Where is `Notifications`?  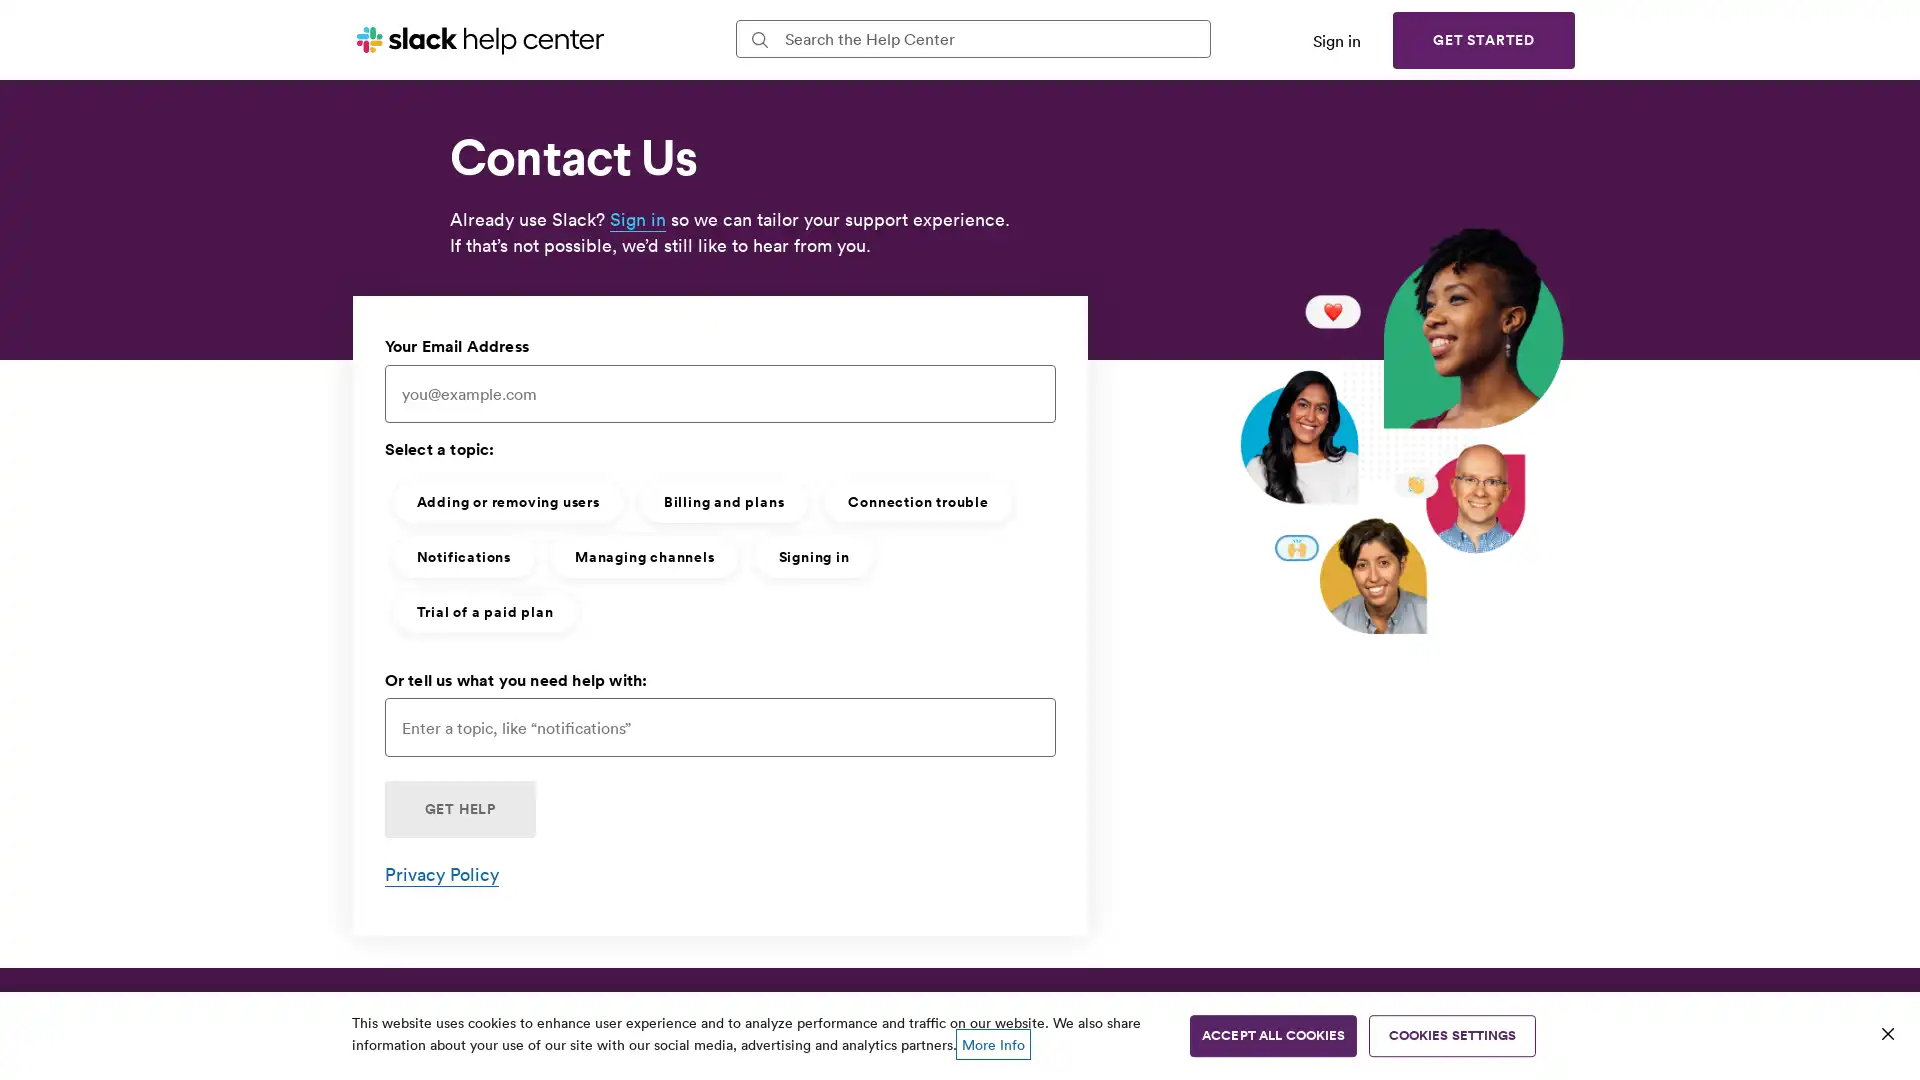 Notifications is located at coordinates (461, 555).